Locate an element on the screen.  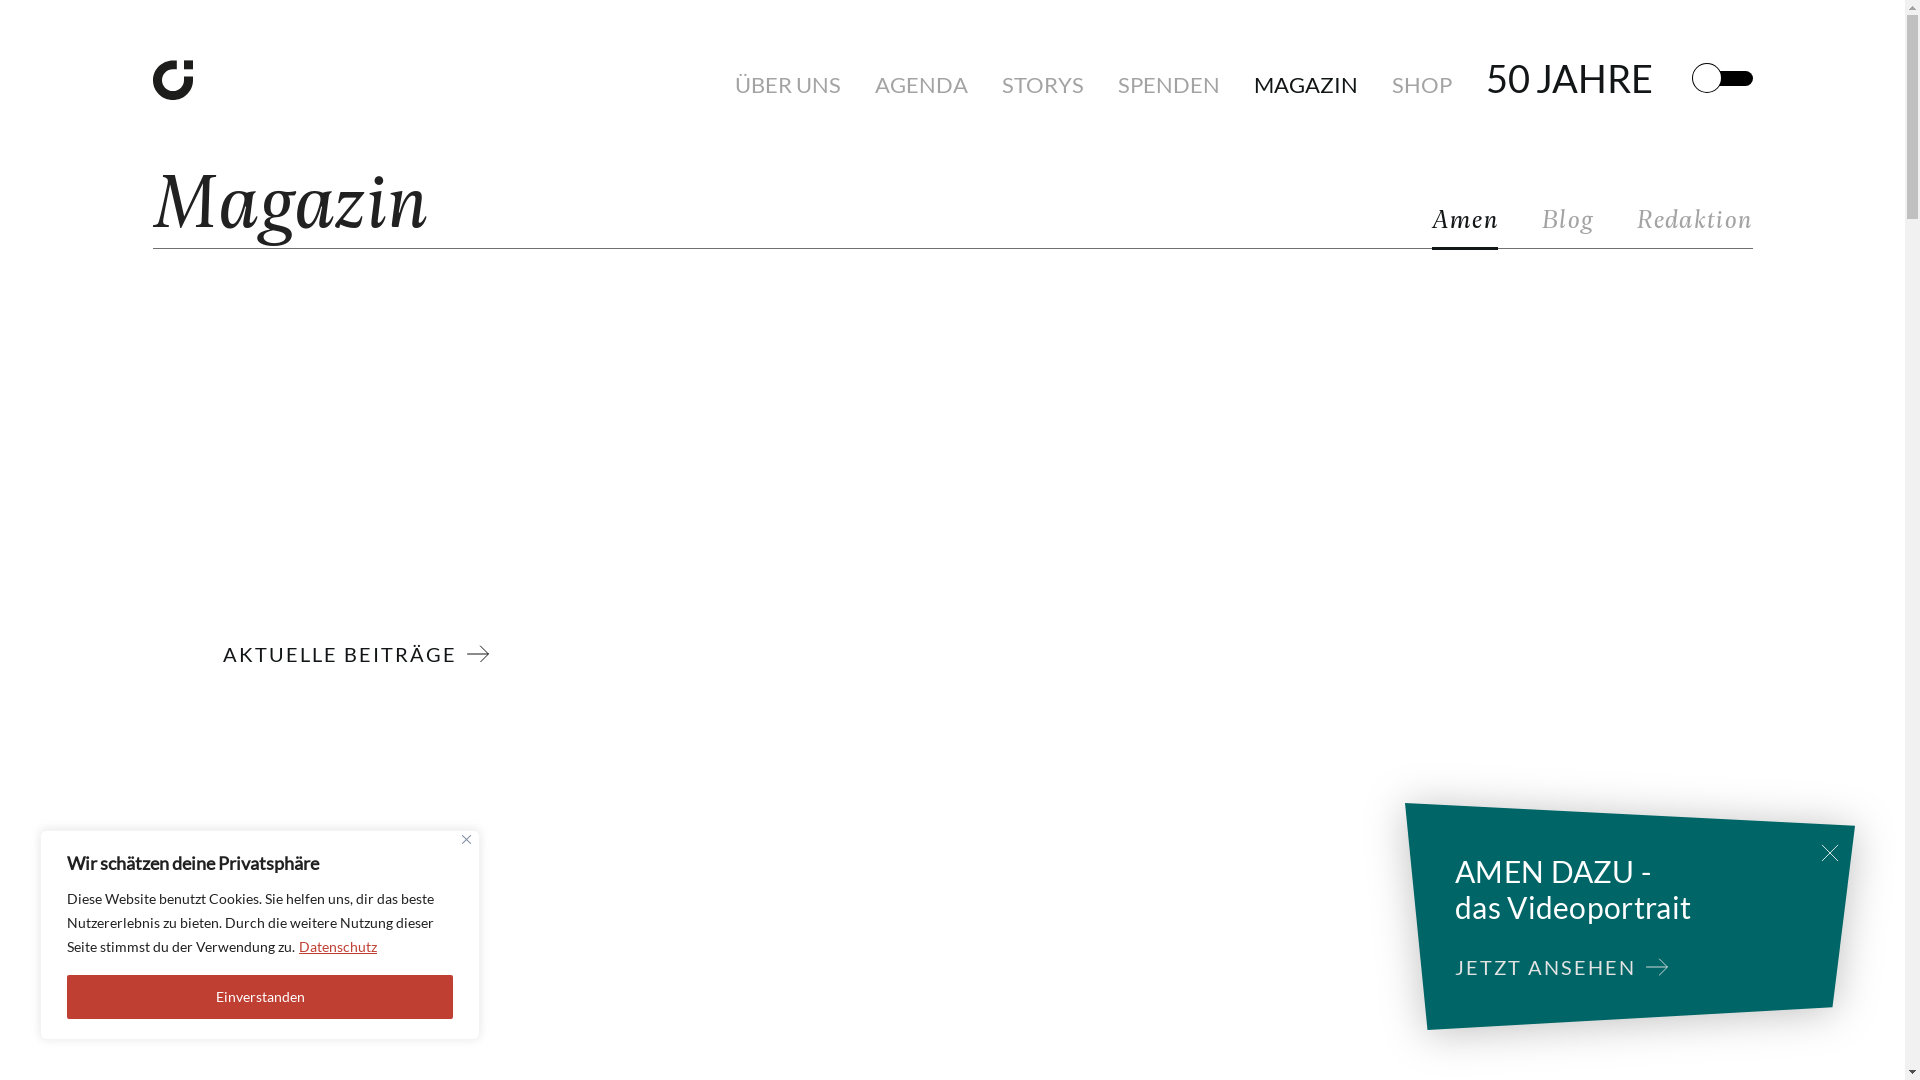
'Datenschutz' is located at coordinates (337, 945).